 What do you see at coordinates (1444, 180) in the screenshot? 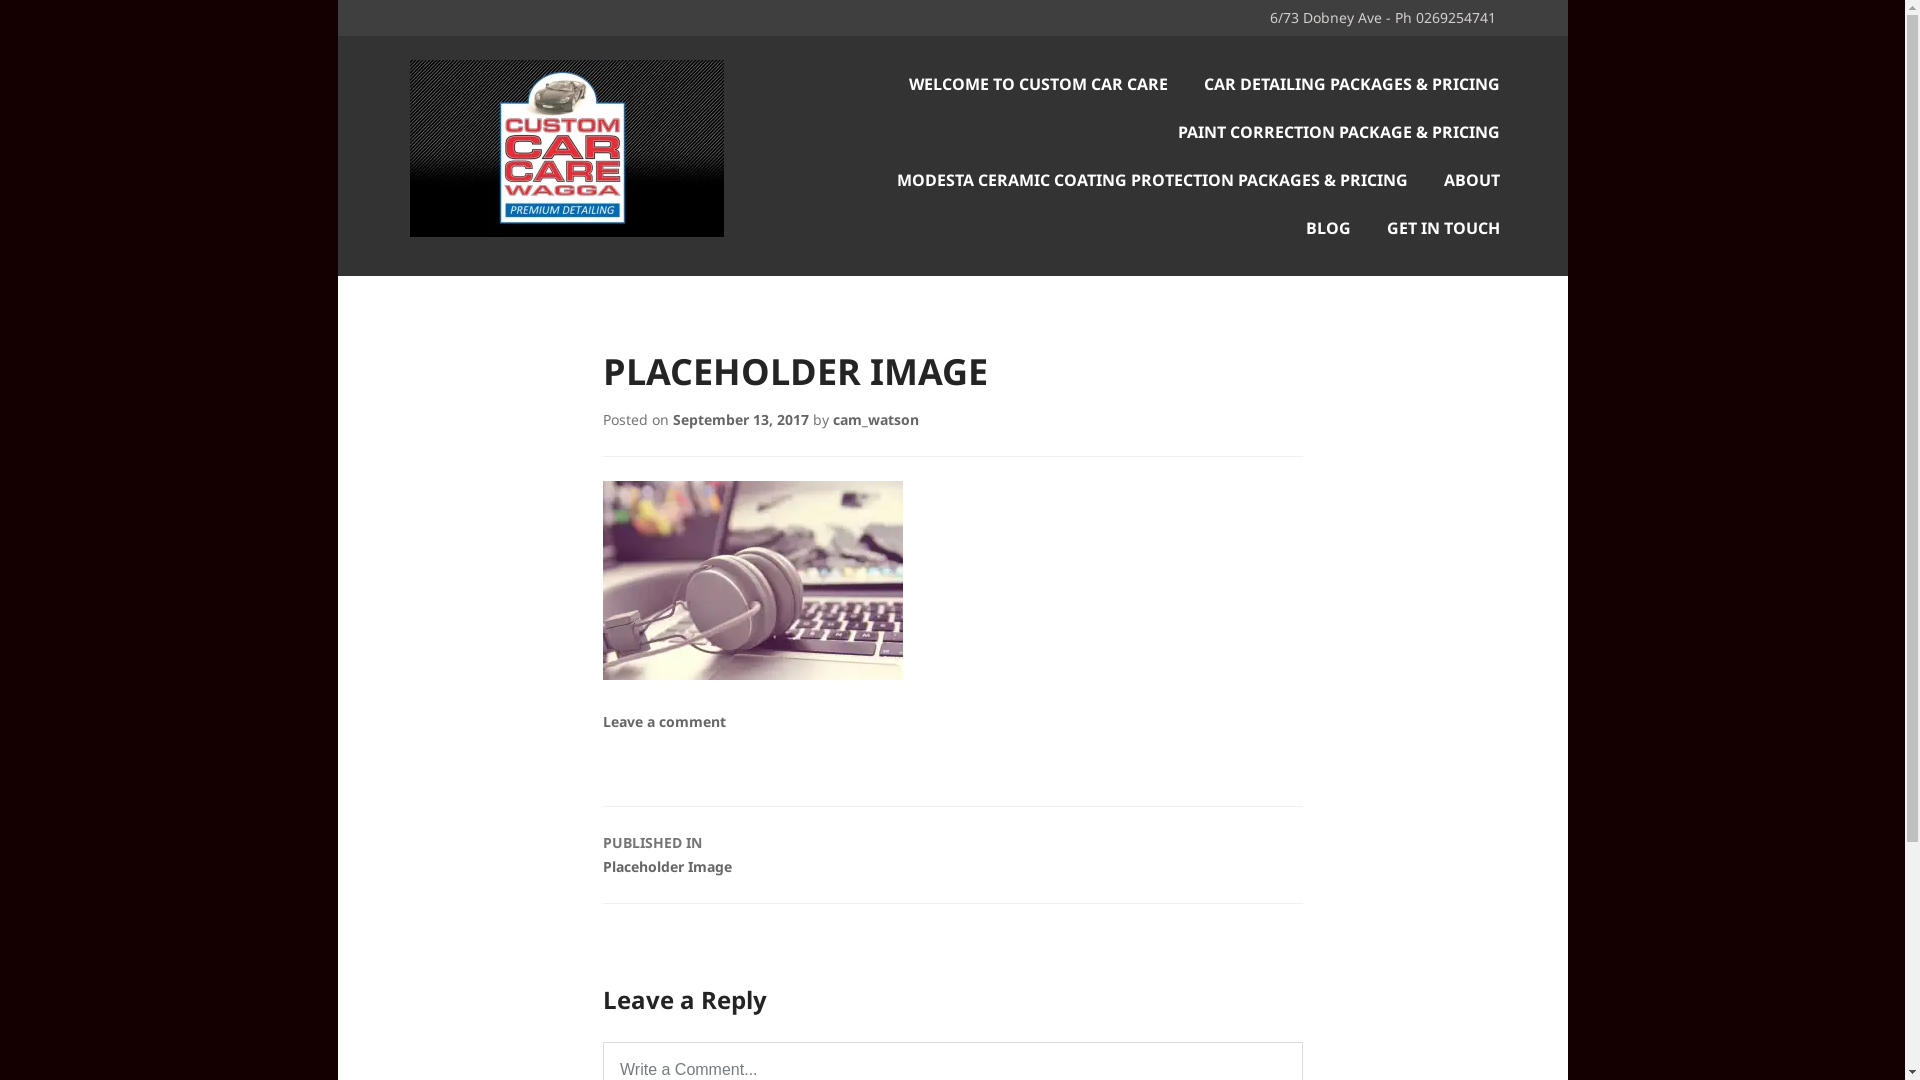
I see `'ABOUT'` at bounding box center [1444, 180].